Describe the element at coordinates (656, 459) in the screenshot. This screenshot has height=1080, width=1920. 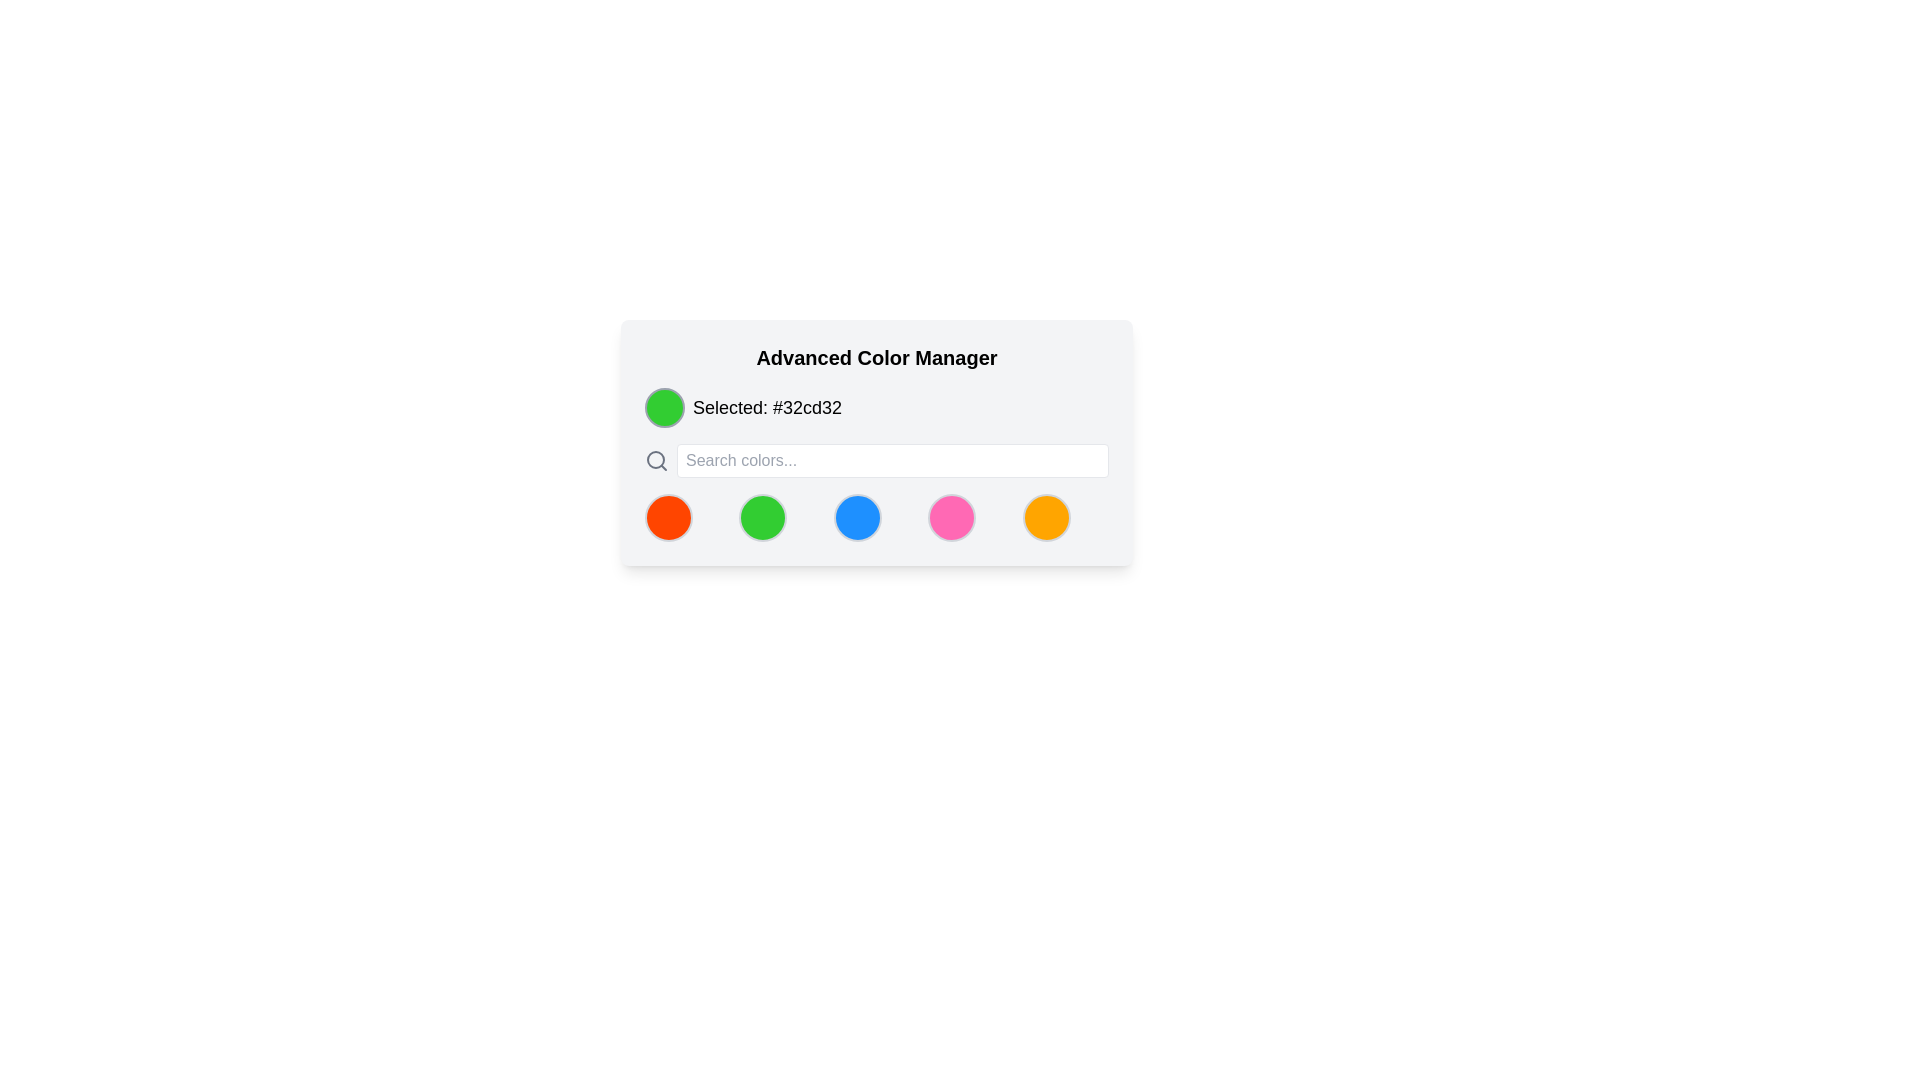
I see `the inner circular component of the search icon, which has a gray border and is positioned to the left of the text input field labeled 'Selected: #32cd32'` at that location.